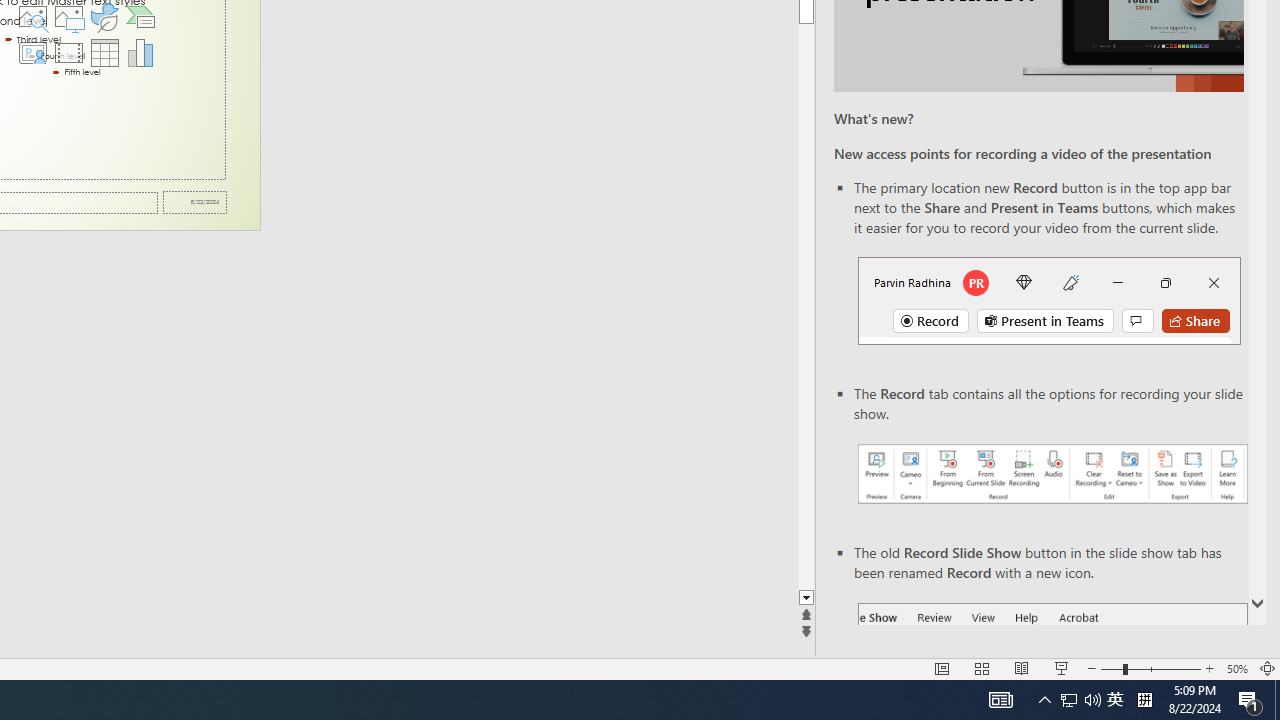 Image resolution: width=1280 pixels, height=720 pixels. Describe the element at coordinates (68, 16) in the screenshot. I see `'Pictures'` at that location.